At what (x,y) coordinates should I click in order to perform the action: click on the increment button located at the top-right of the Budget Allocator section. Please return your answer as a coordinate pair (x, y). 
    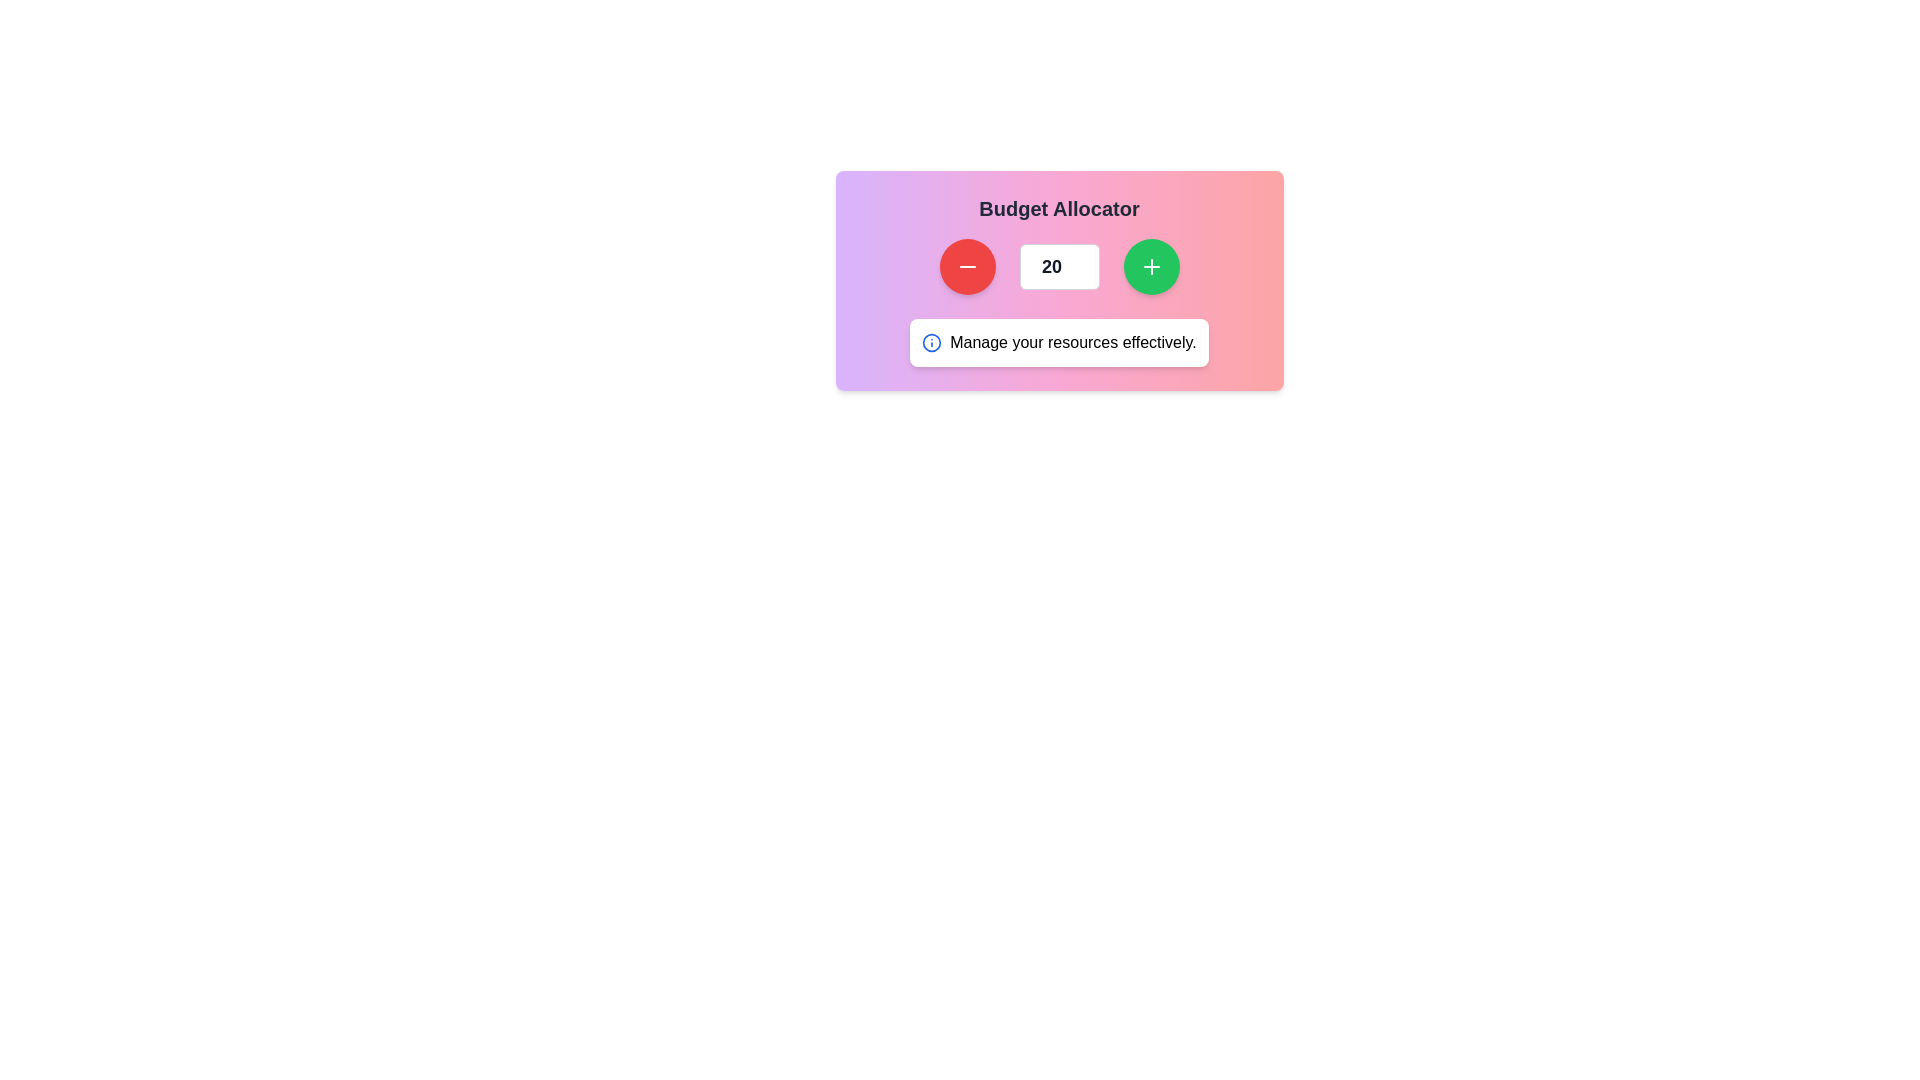
    Looking at the image, I should click on (1151, 265).